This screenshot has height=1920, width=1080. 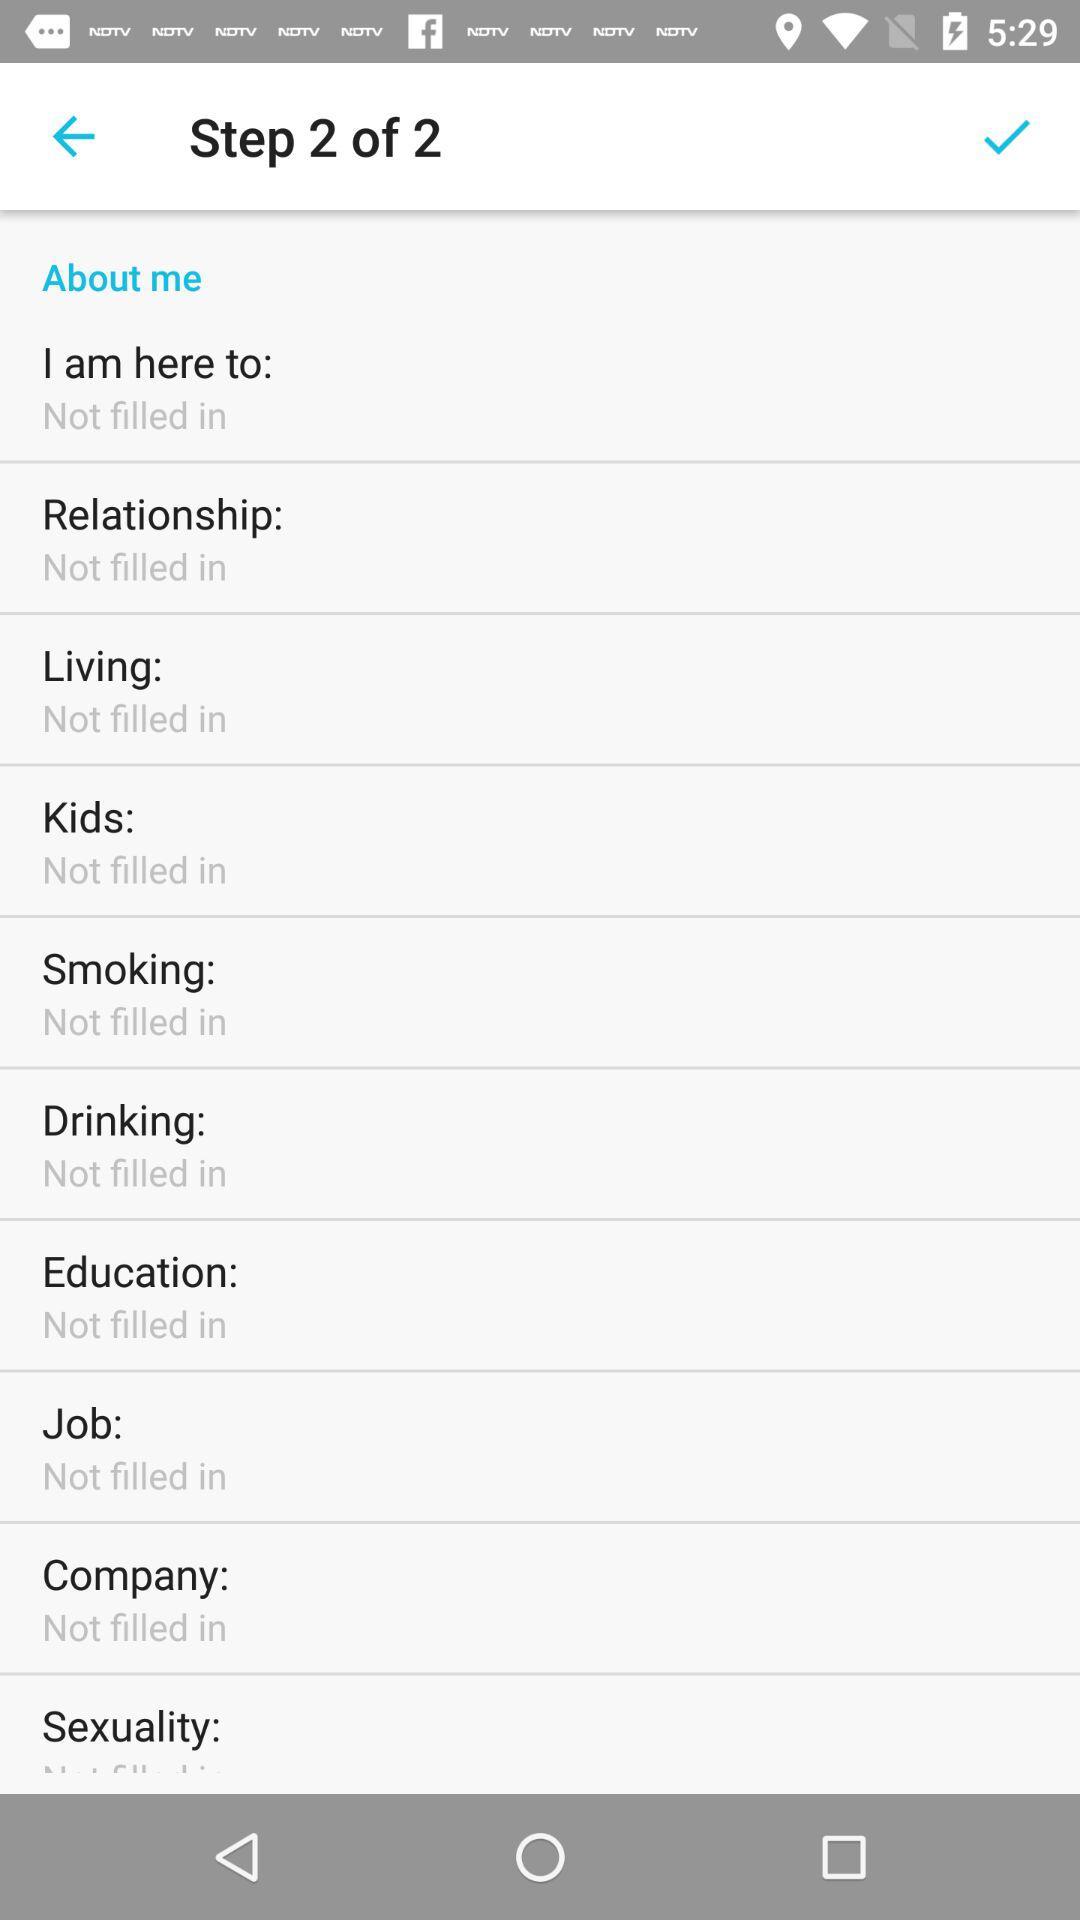 What do you see at coordinates (72, 135) in the screenshot?
I see `go back` at bounding box center [72, 135].